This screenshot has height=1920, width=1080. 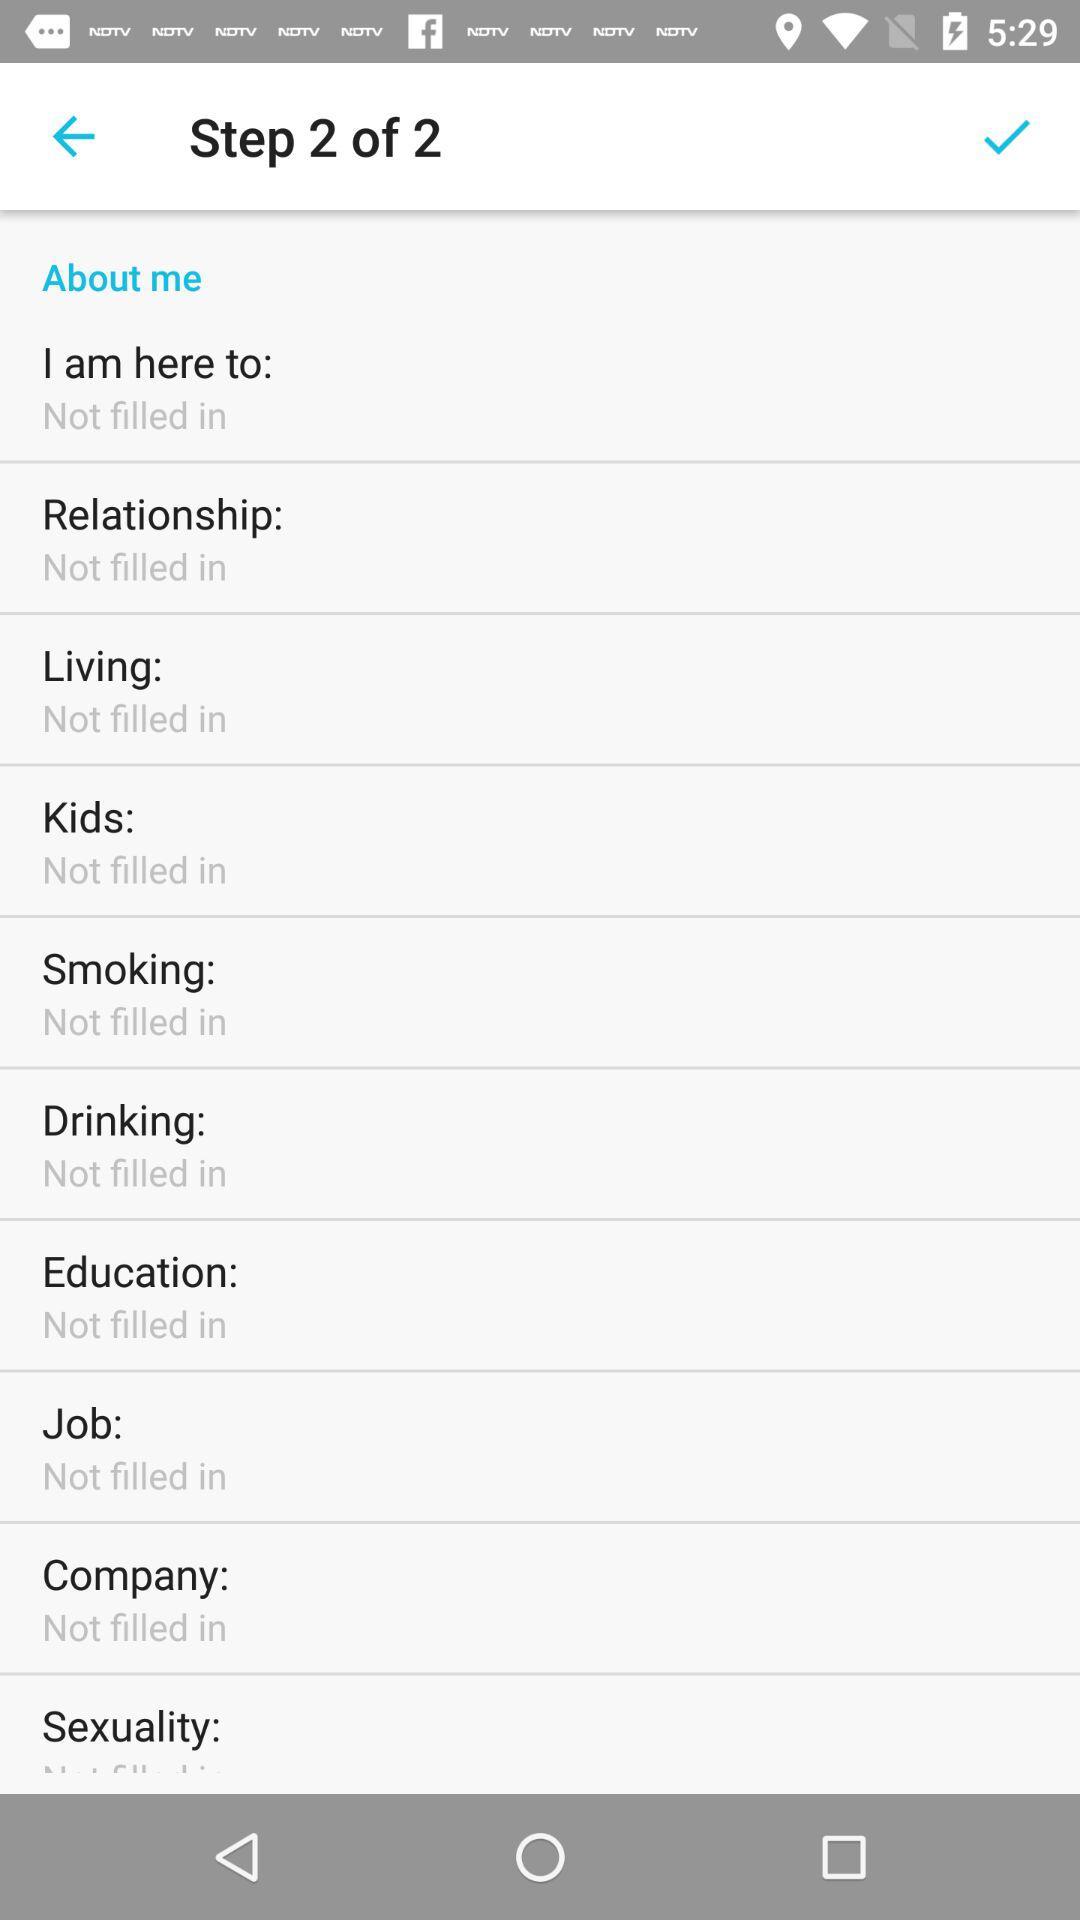 What do you see at coordinates (72, 135) in the screenshot?
I see `go back` at bounding box center [72, 135].